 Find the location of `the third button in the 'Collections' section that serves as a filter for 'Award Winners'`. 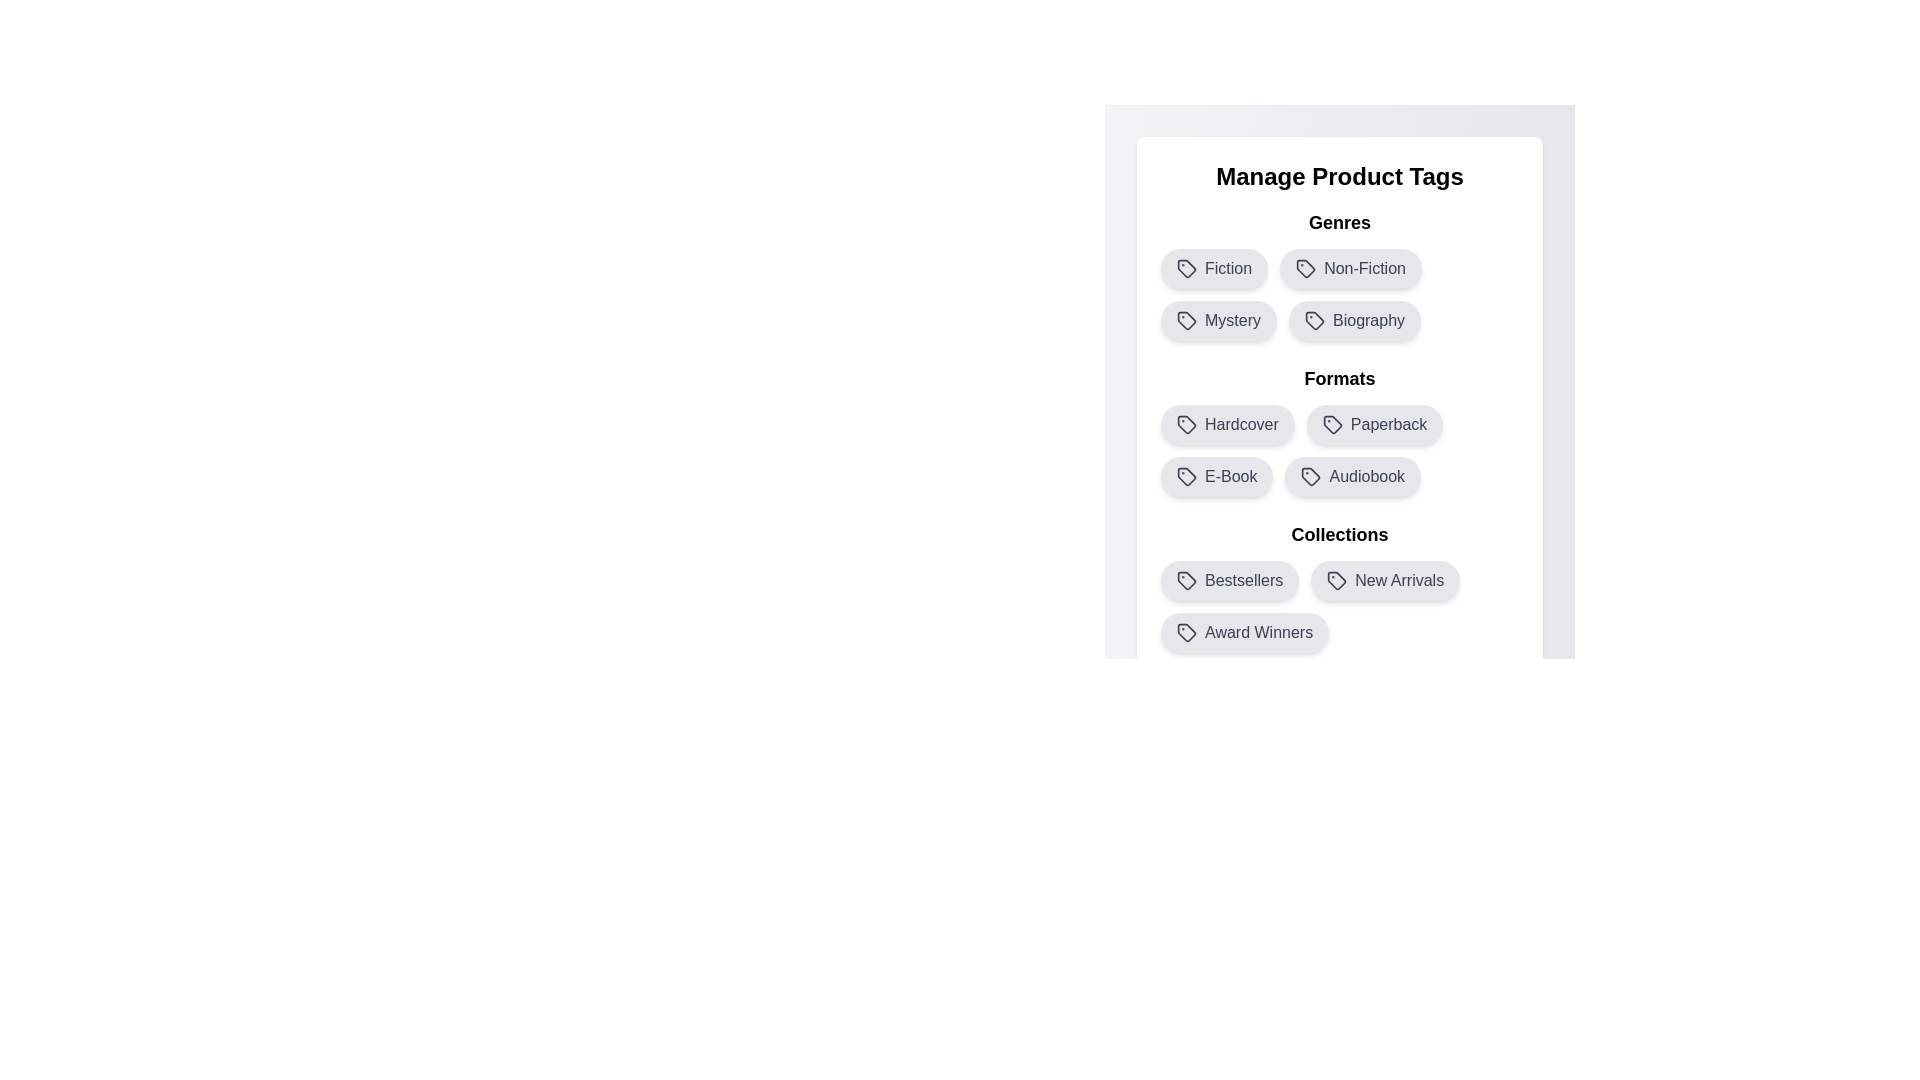

the third button in the 'Collections' section that serves as a filter for 'Award Winners' is located at coordinates (1244, 632).